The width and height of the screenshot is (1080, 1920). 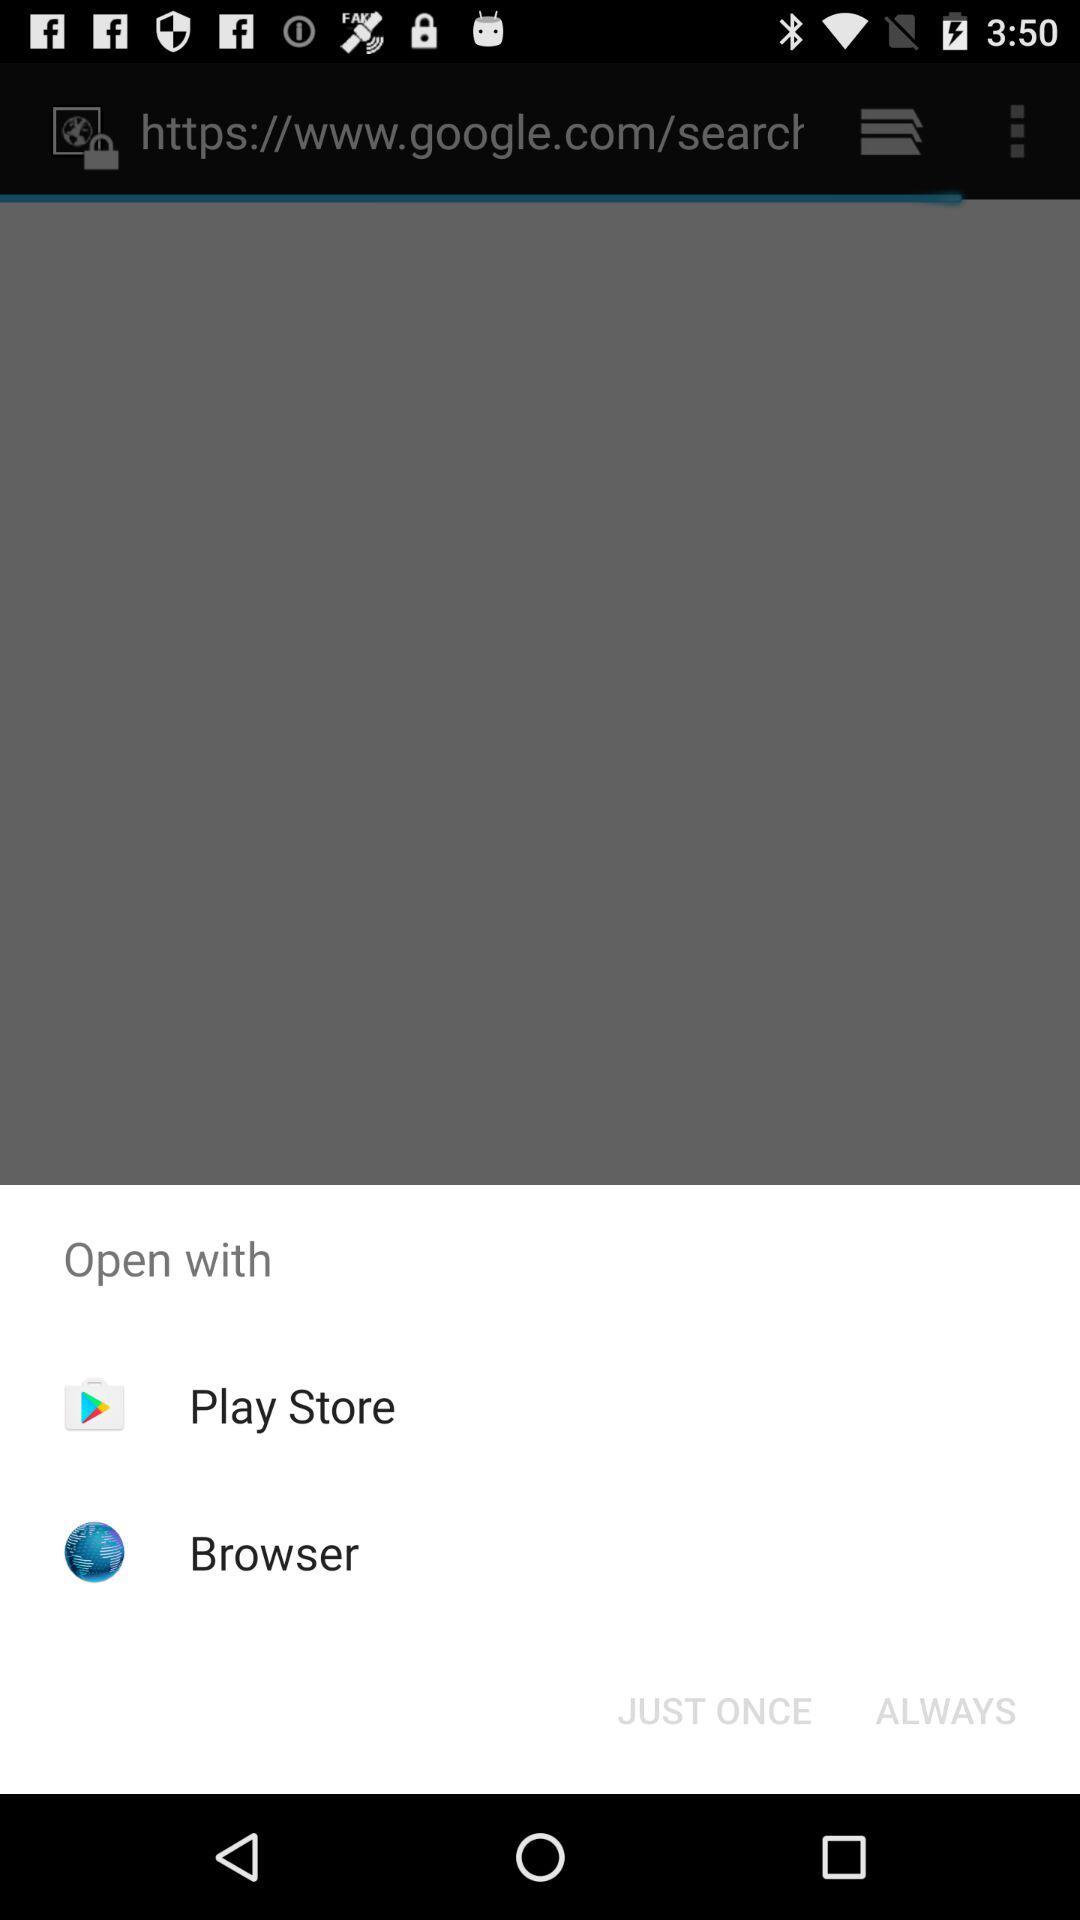 I want to click on item at the bottom, so click(x=713, y=1708).